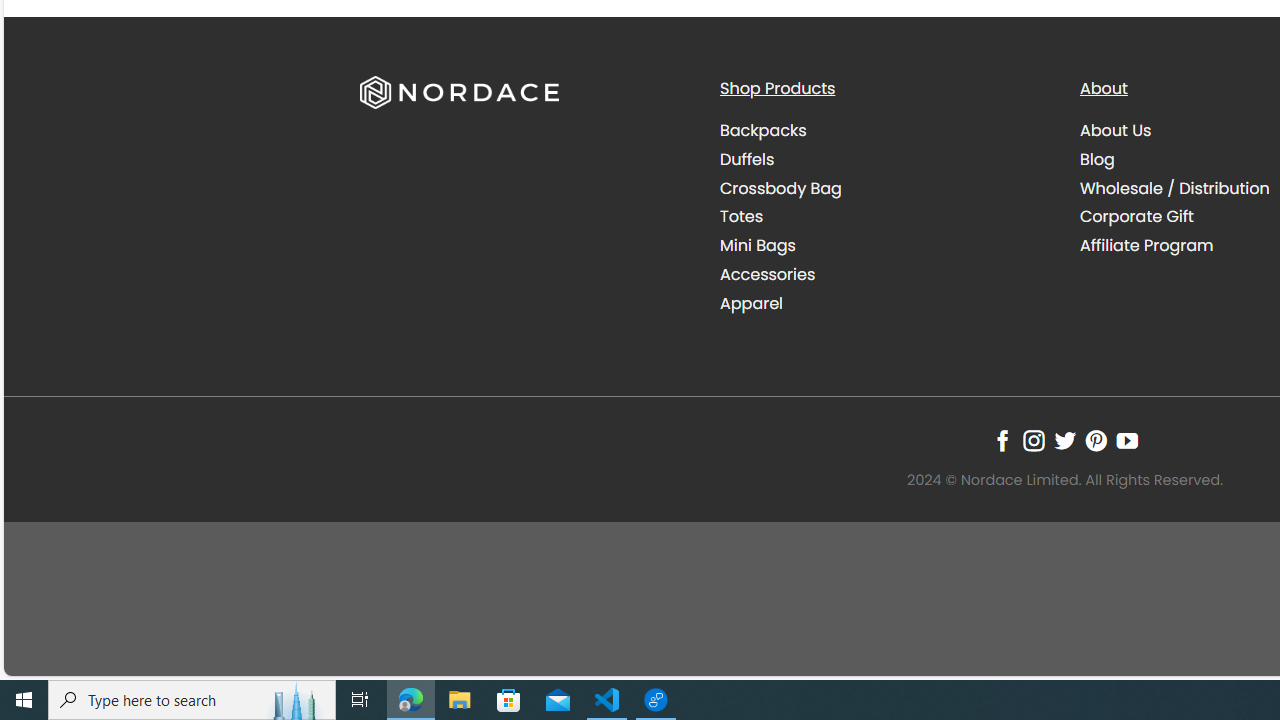 Image resolution: width=1280 pixels, height=720 pixels. I want to click on 'Mini Bags', so click(756, 244).